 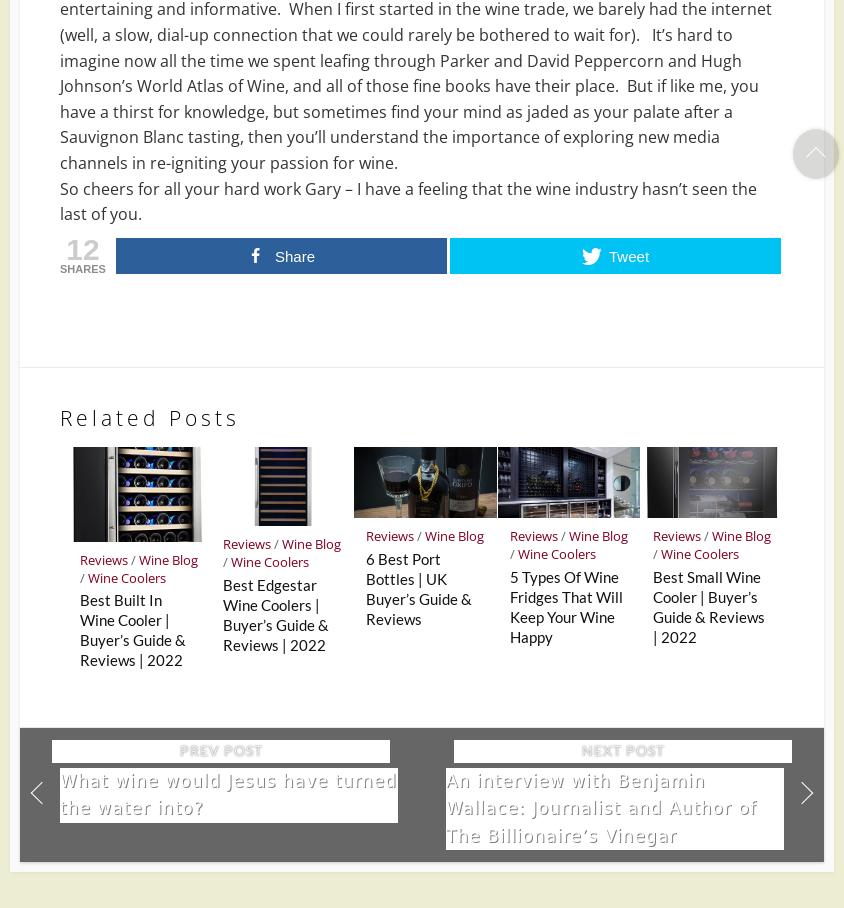 What do you see at coordinates (622, 750) in the screenshot?
I see `'Next Post'` at bounding box center [622, 750].